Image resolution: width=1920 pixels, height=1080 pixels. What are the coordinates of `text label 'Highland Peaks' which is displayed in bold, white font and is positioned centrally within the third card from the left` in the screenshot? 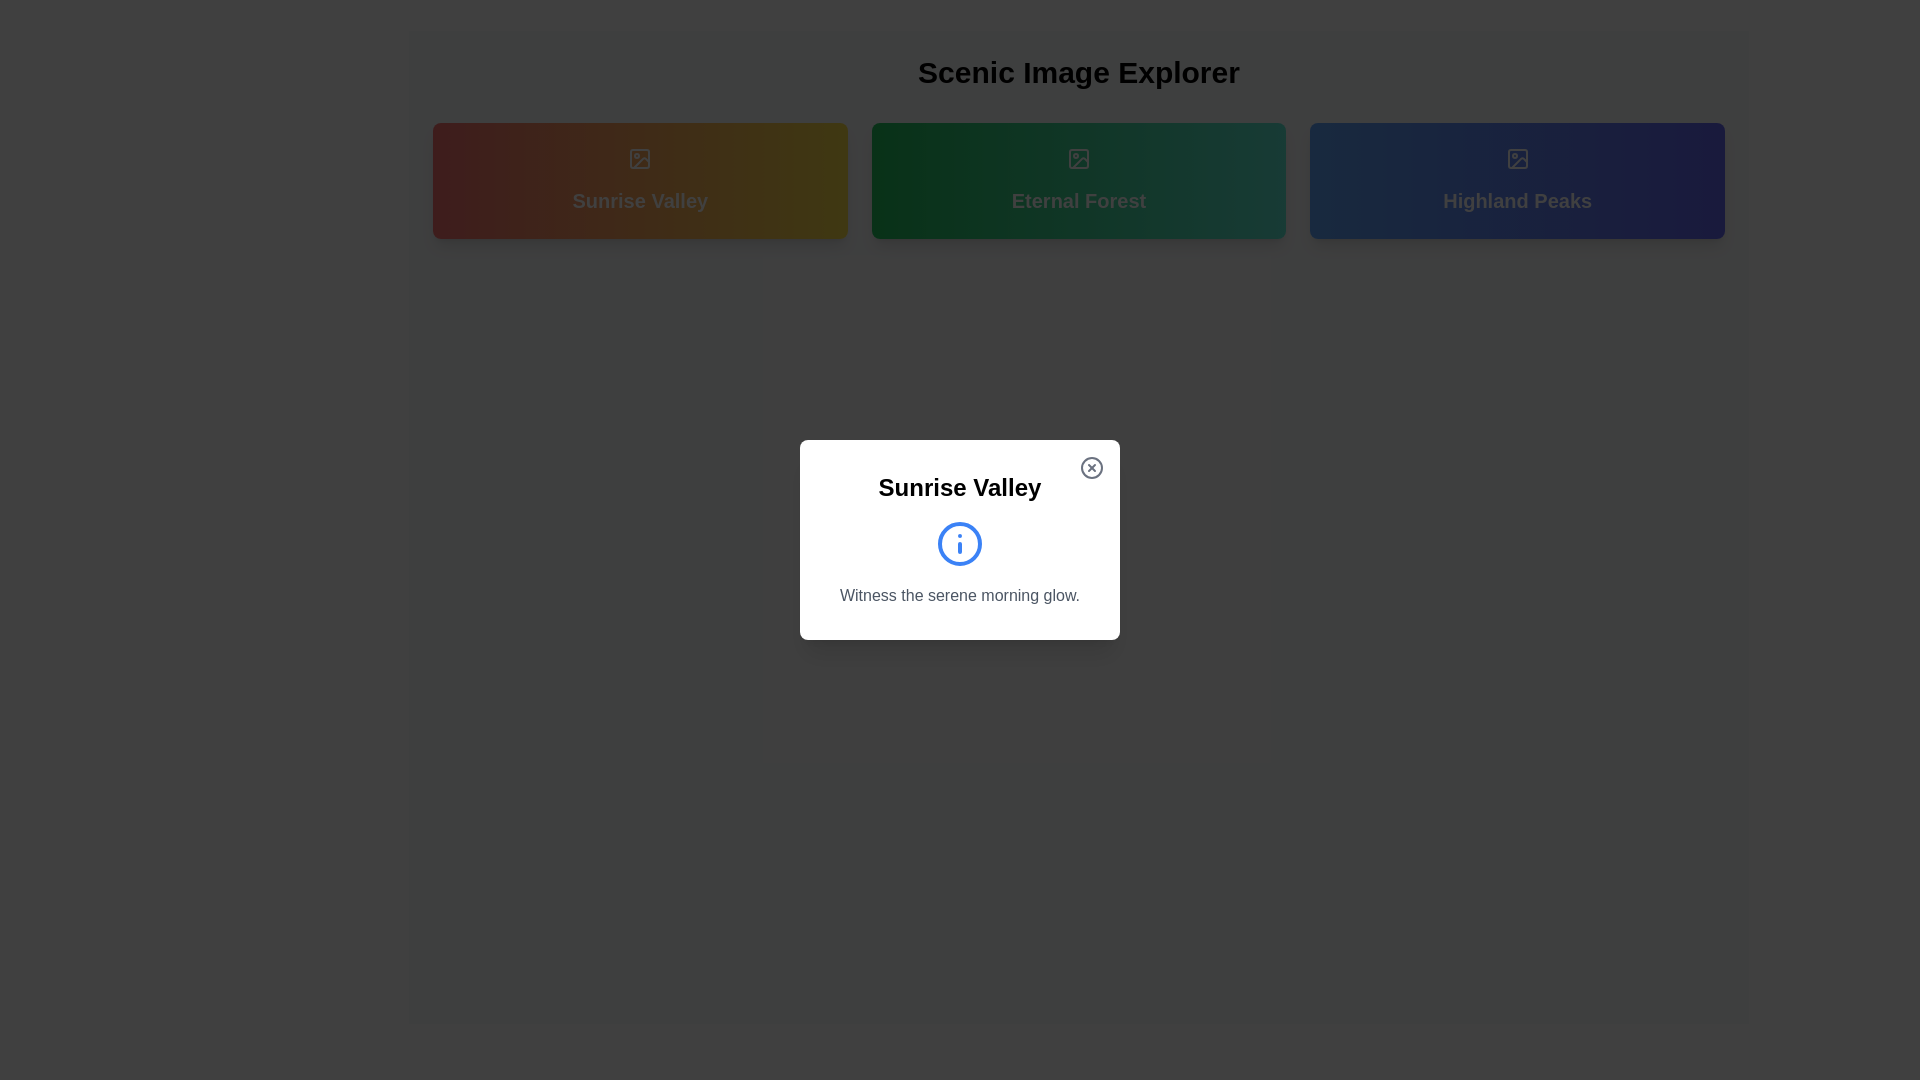 It's located at (1517, 200).